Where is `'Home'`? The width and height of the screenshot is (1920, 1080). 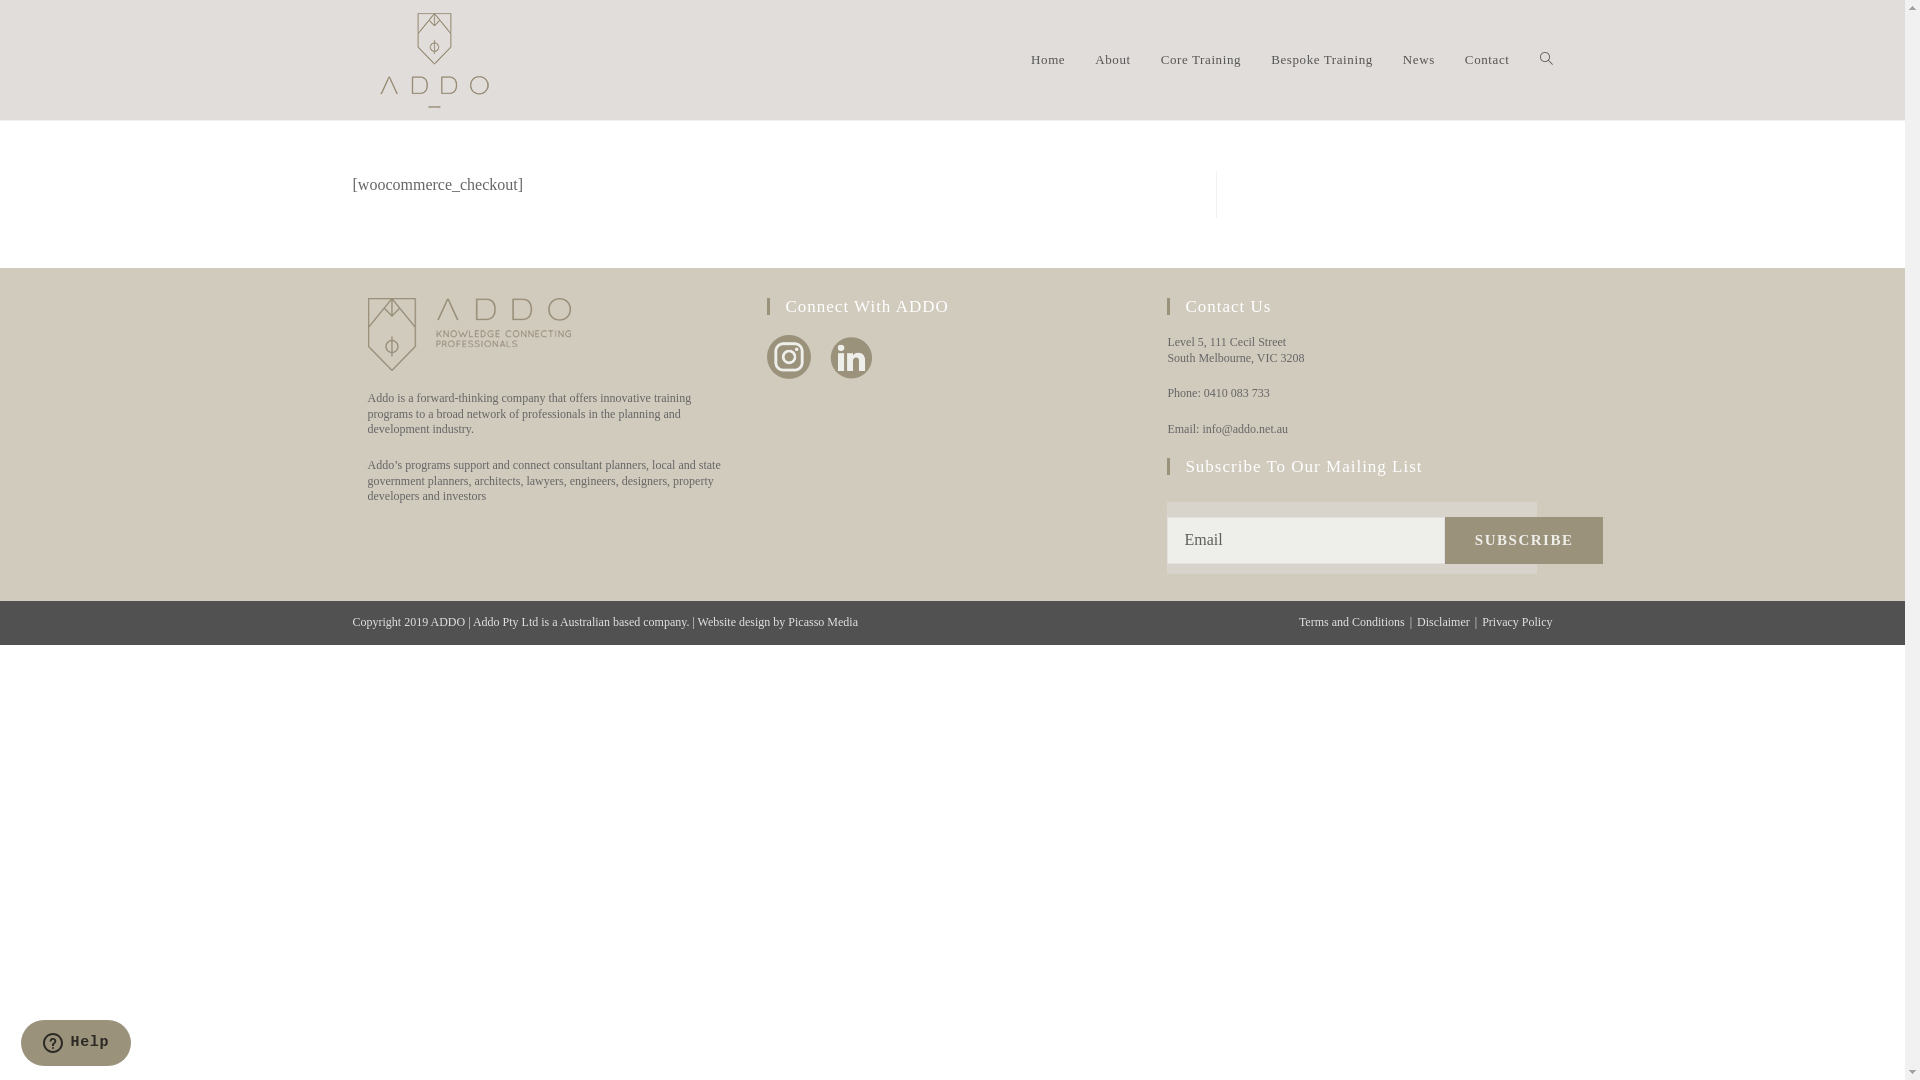
'Home' is located at coordinates (1046, 59).